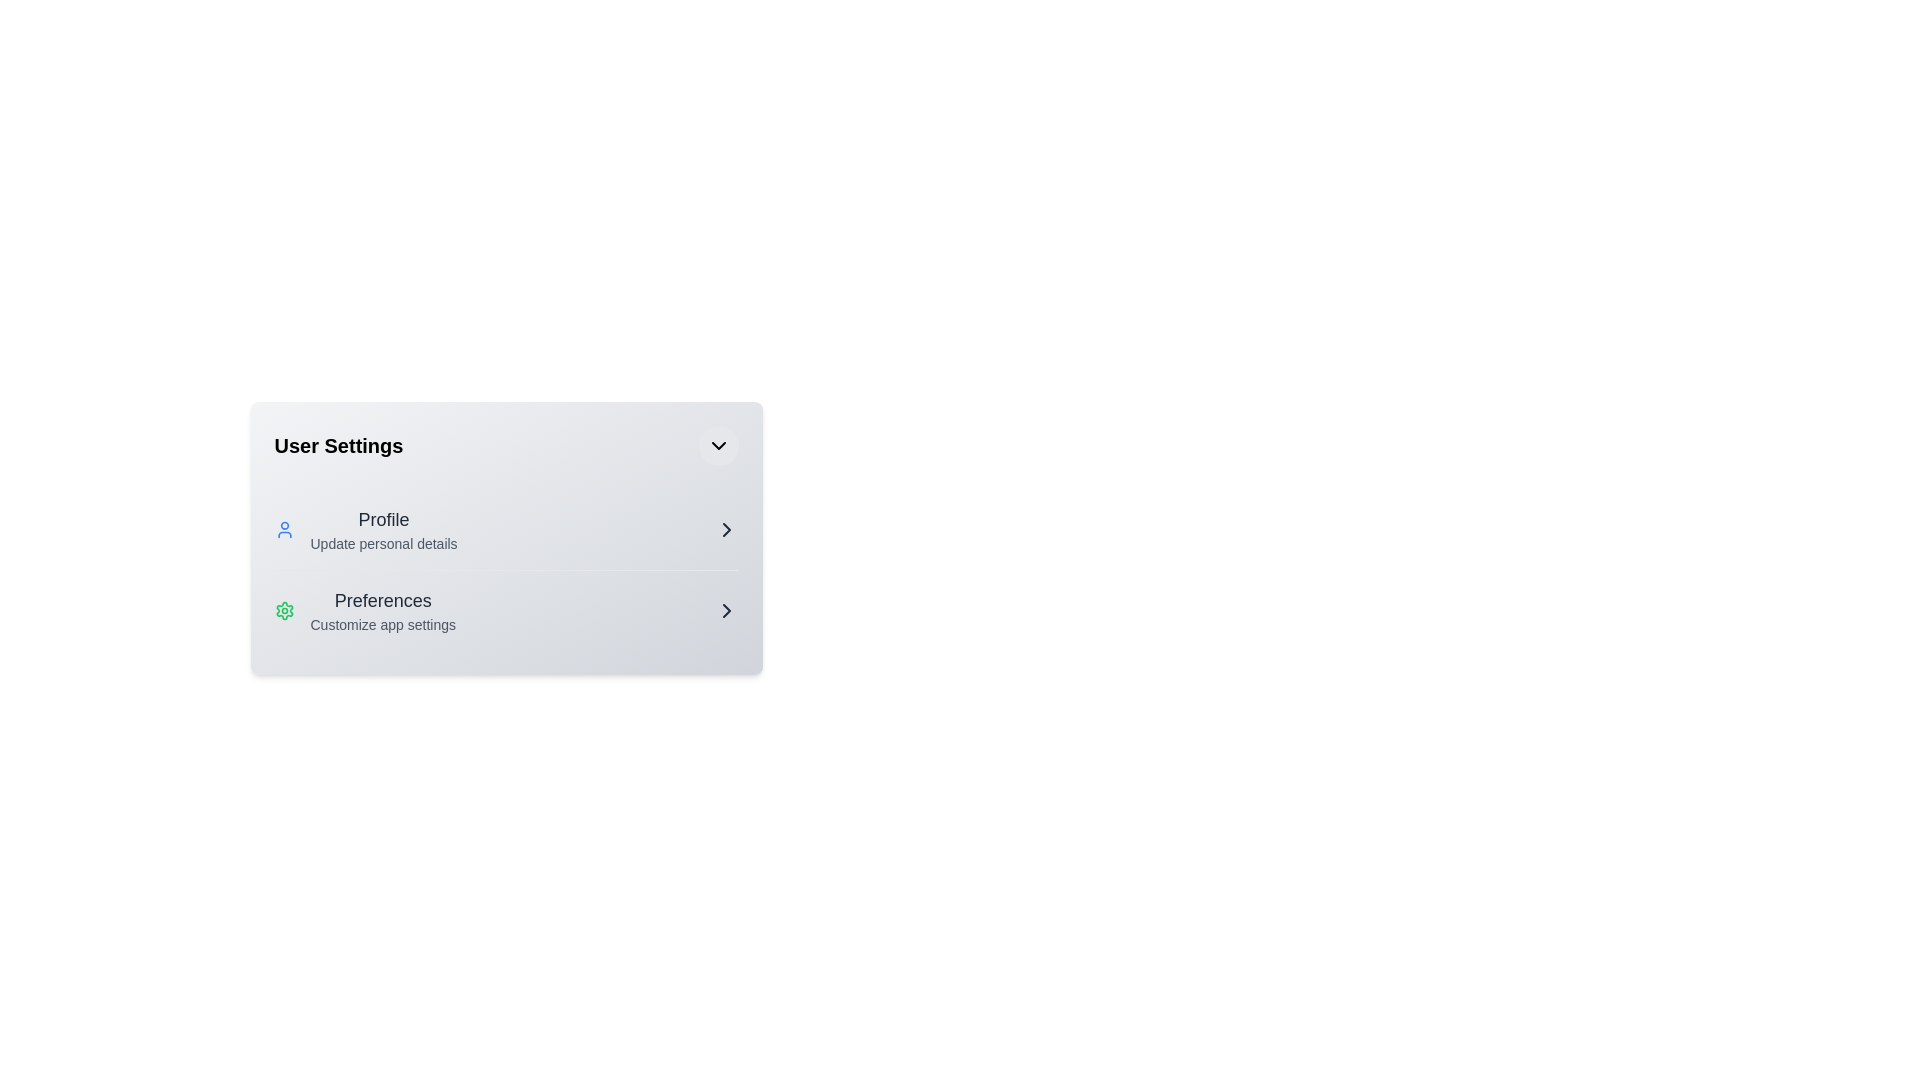  Describe the element at coordinates (366, 528) in the screenshot. I see `the 'Profile' interactive item in the User Settings menu, which includes a blue user profile icon and the text 'Profile' with a description underneath` at that location.